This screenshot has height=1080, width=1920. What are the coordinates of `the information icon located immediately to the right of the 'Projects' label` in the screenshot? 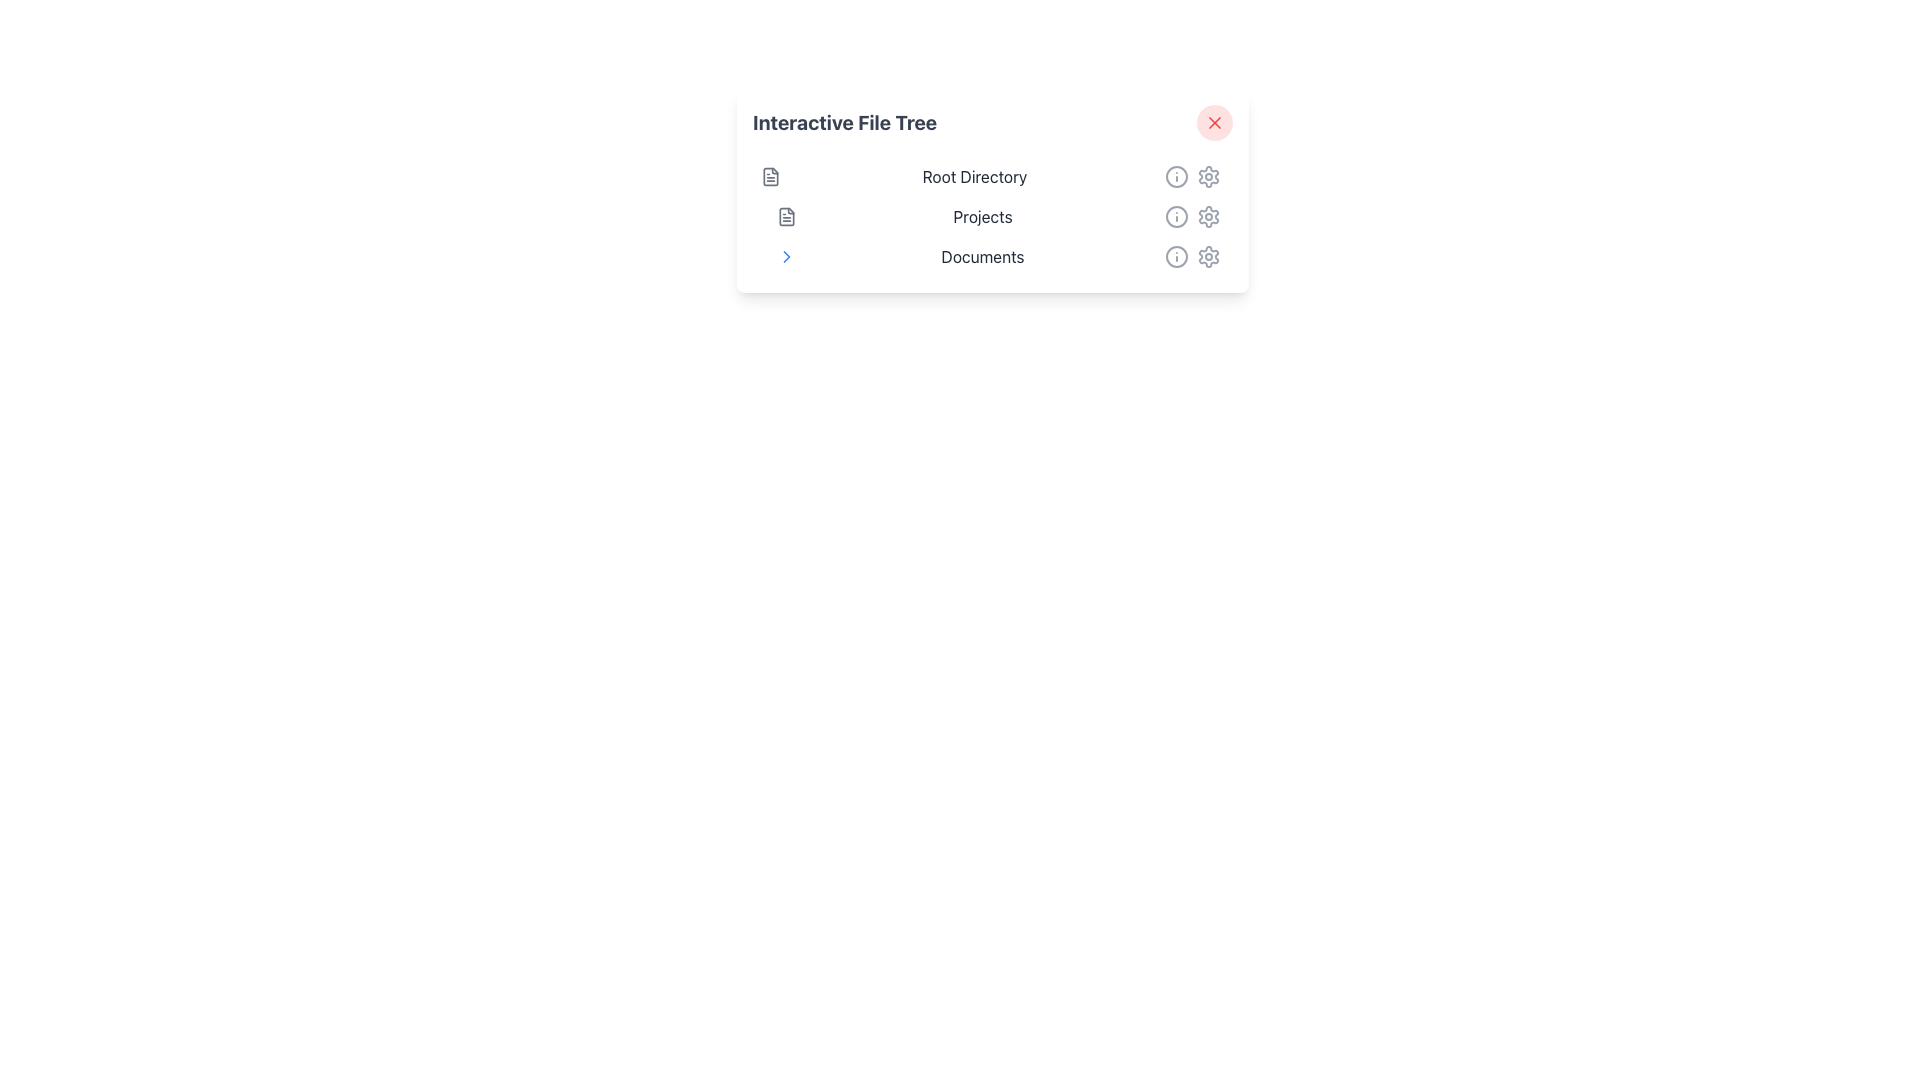 It's located at (1176, 216).